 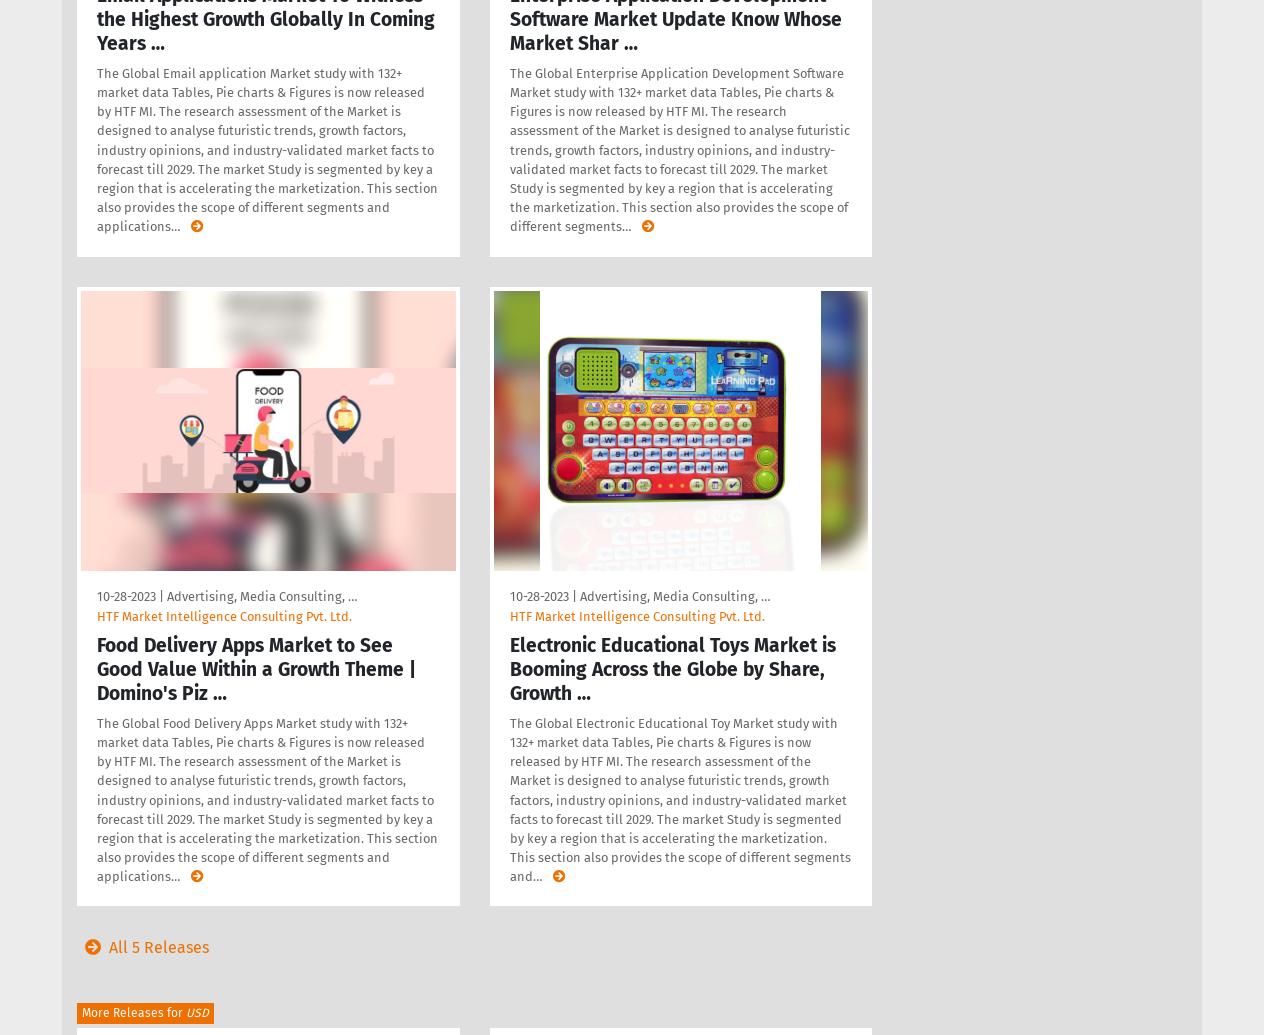 I want to click on 'Food Delivery Apps Market to See Good Value Within a Growth Theme | Domino's Piz …', so click(x=95, y=667).